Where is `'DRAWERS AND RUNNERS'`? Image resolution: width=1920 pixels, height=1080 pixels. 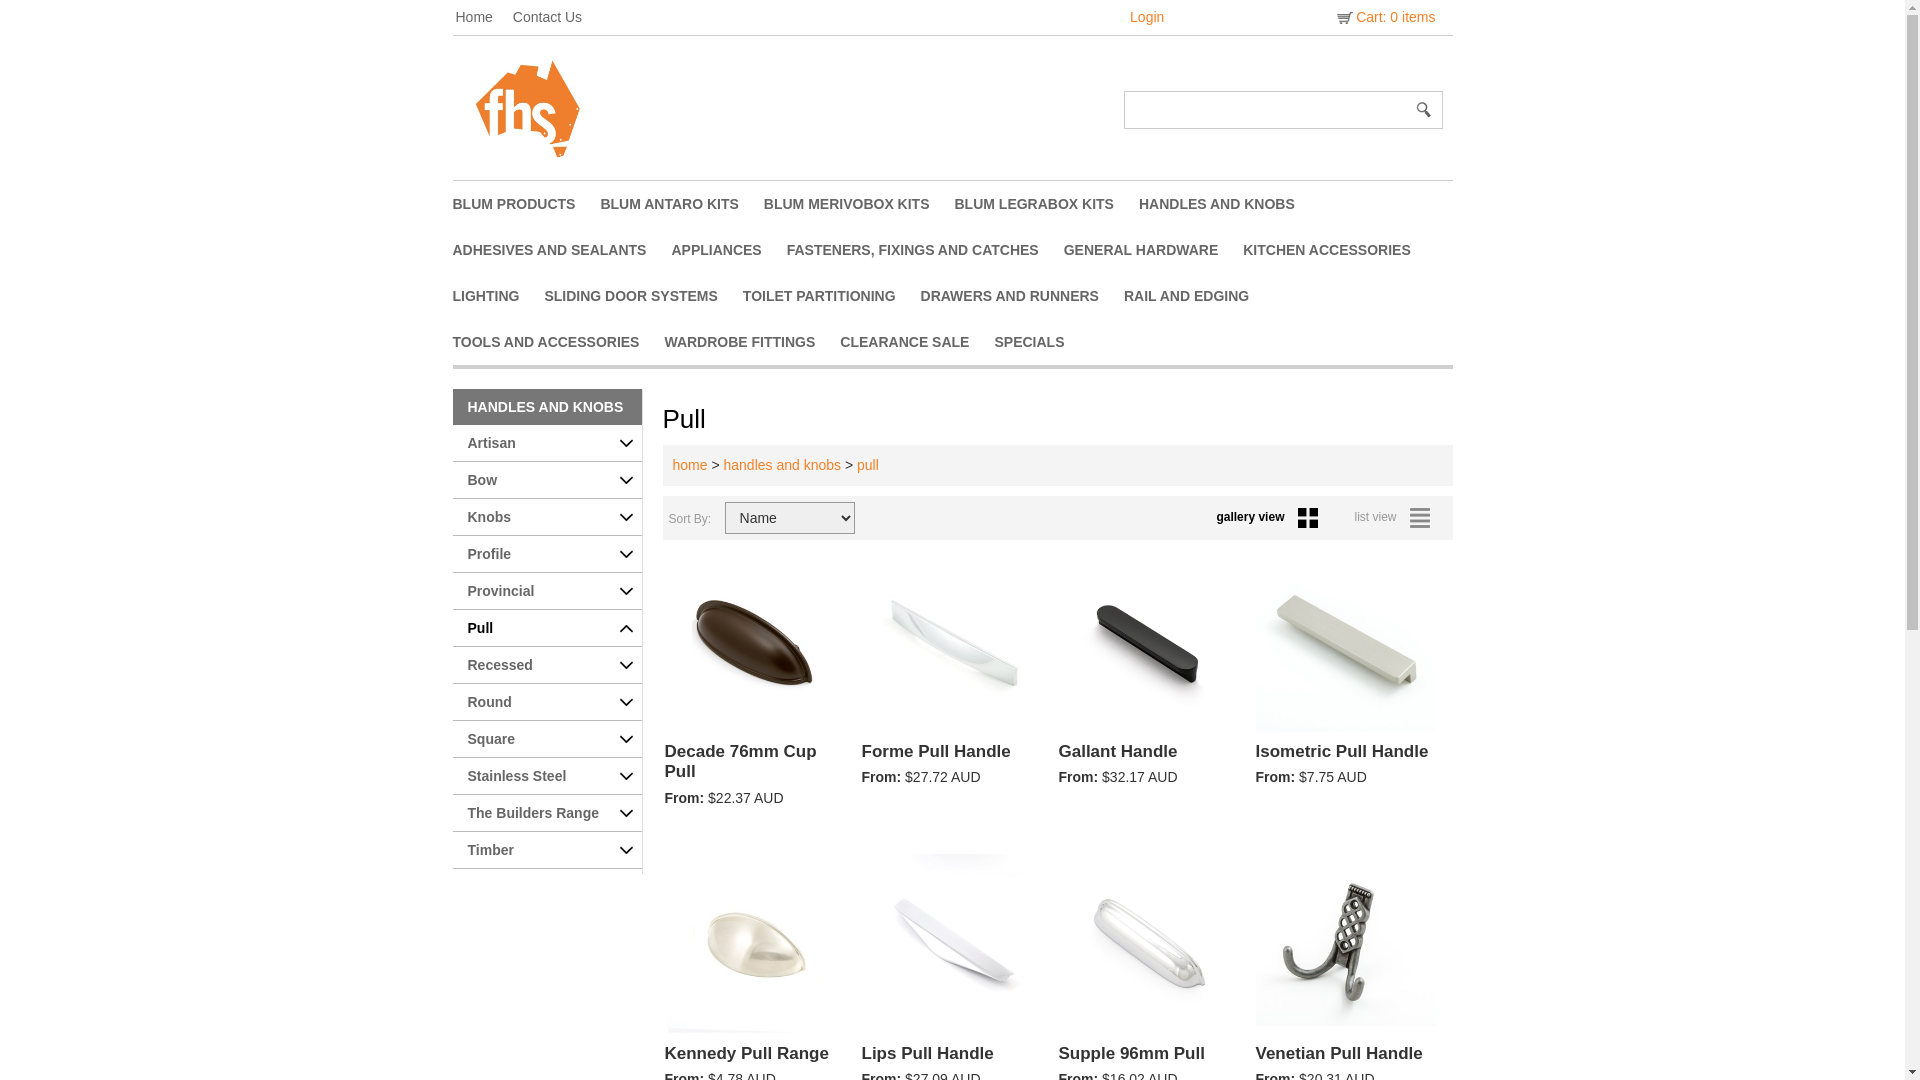
'DRAWERS AND RUNNERS' is located at coordinates (1022, 296).